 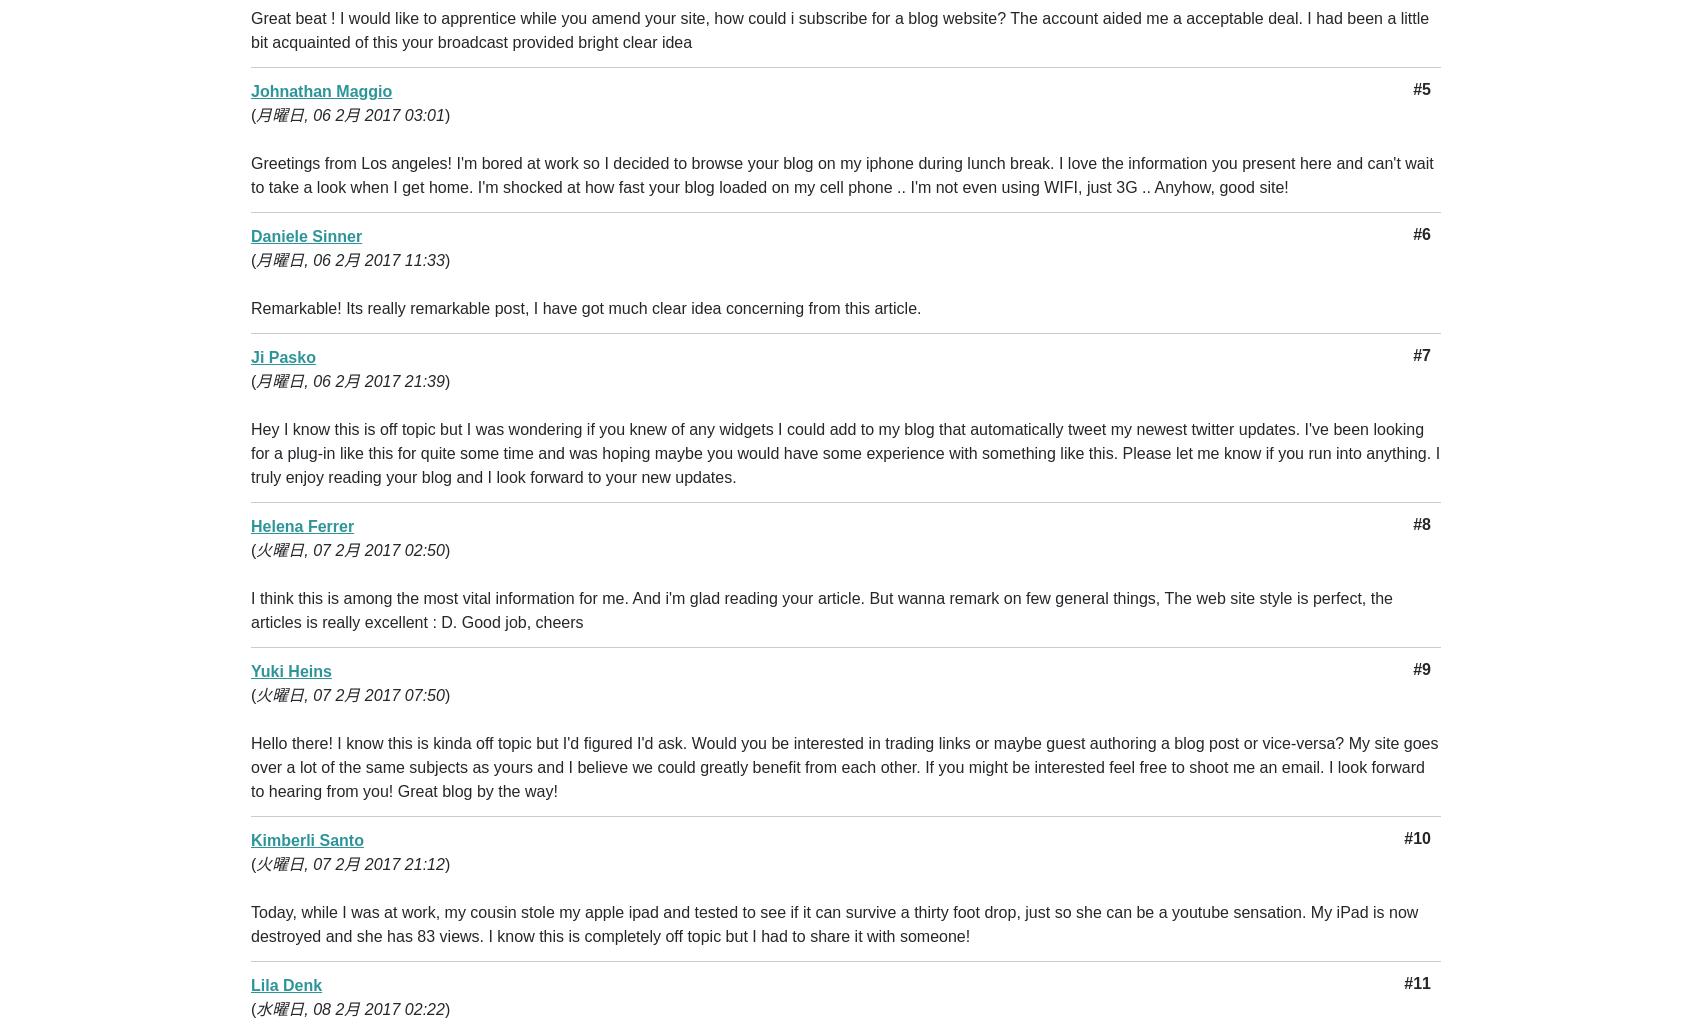 What do you see at coordinates (250, 985) in the screenshot?
I see `'Lila Denk'` at bounding box center [250, 985].